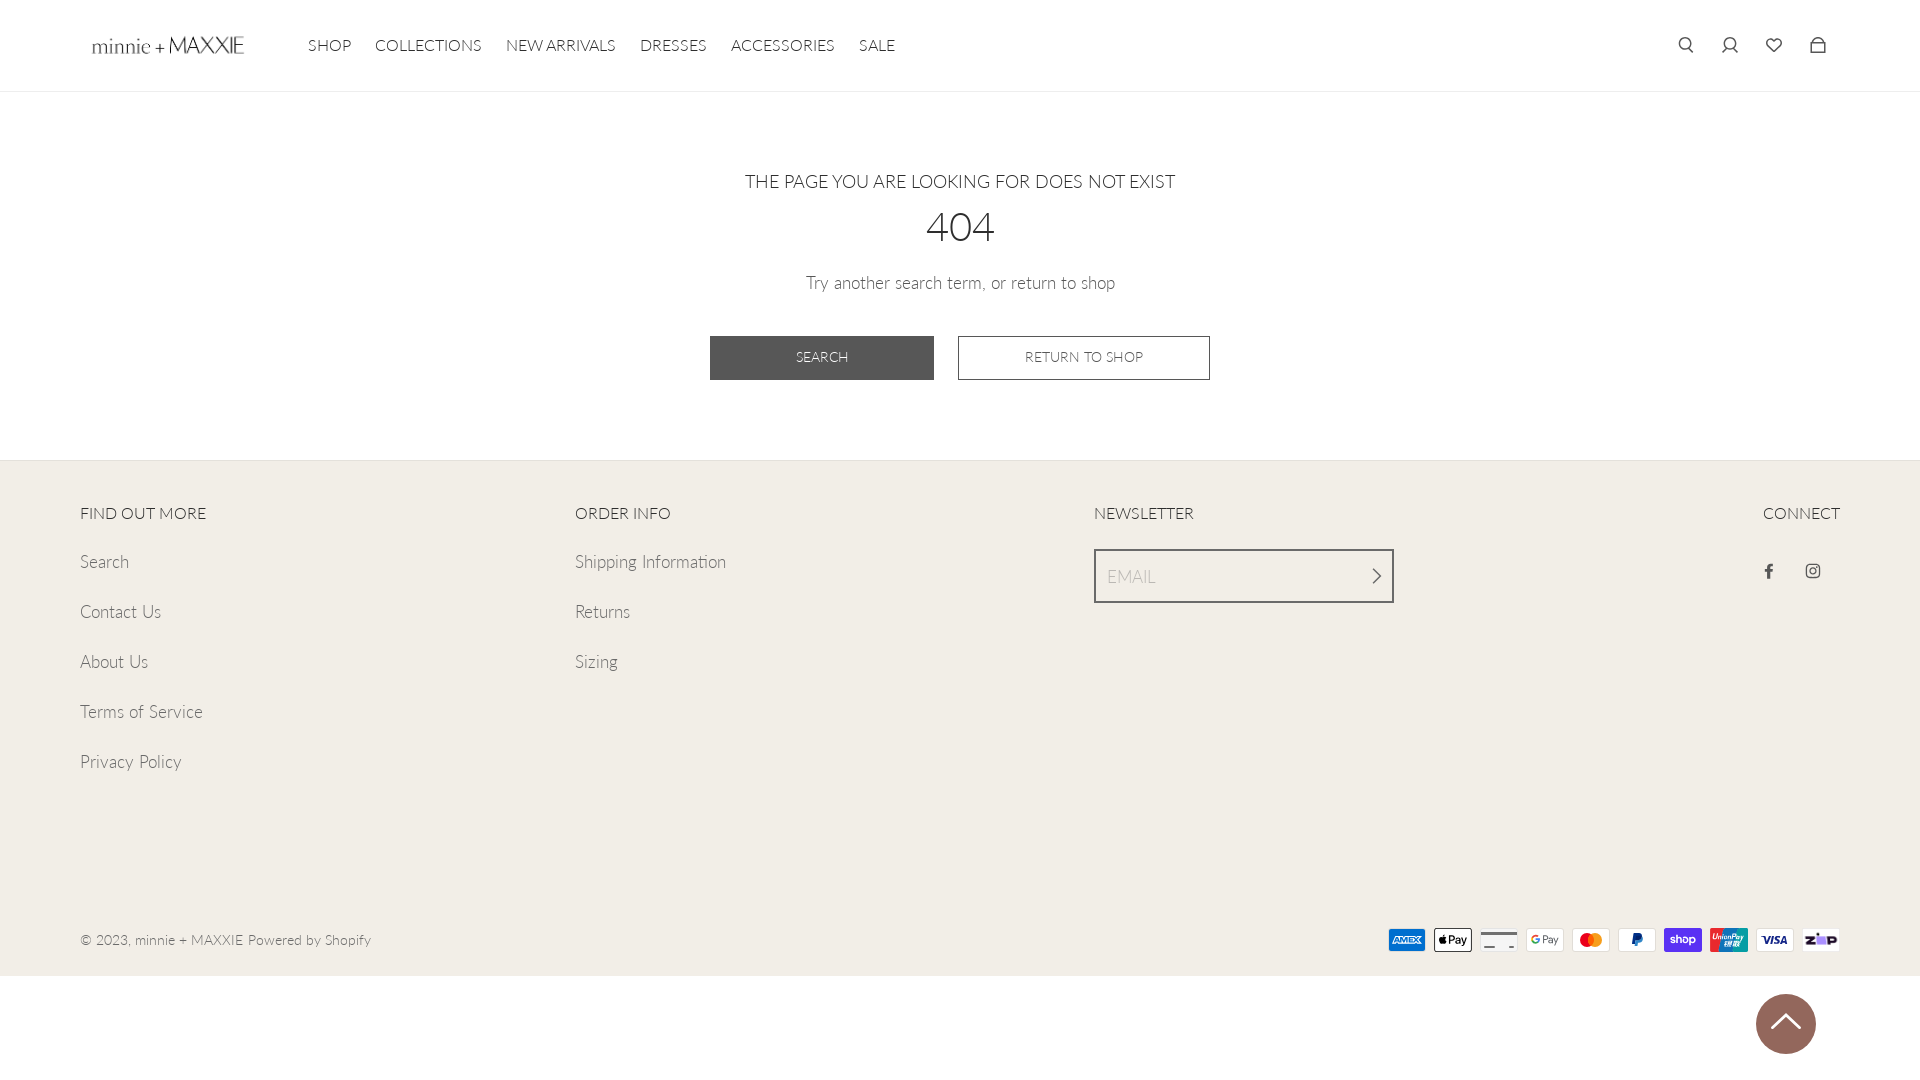 This screenshot has width=1920, height=1080. What do you see at coordinates (140, 711) in the screenshot?
I see `'Terms of Service'` at bounding box center [140, 711].